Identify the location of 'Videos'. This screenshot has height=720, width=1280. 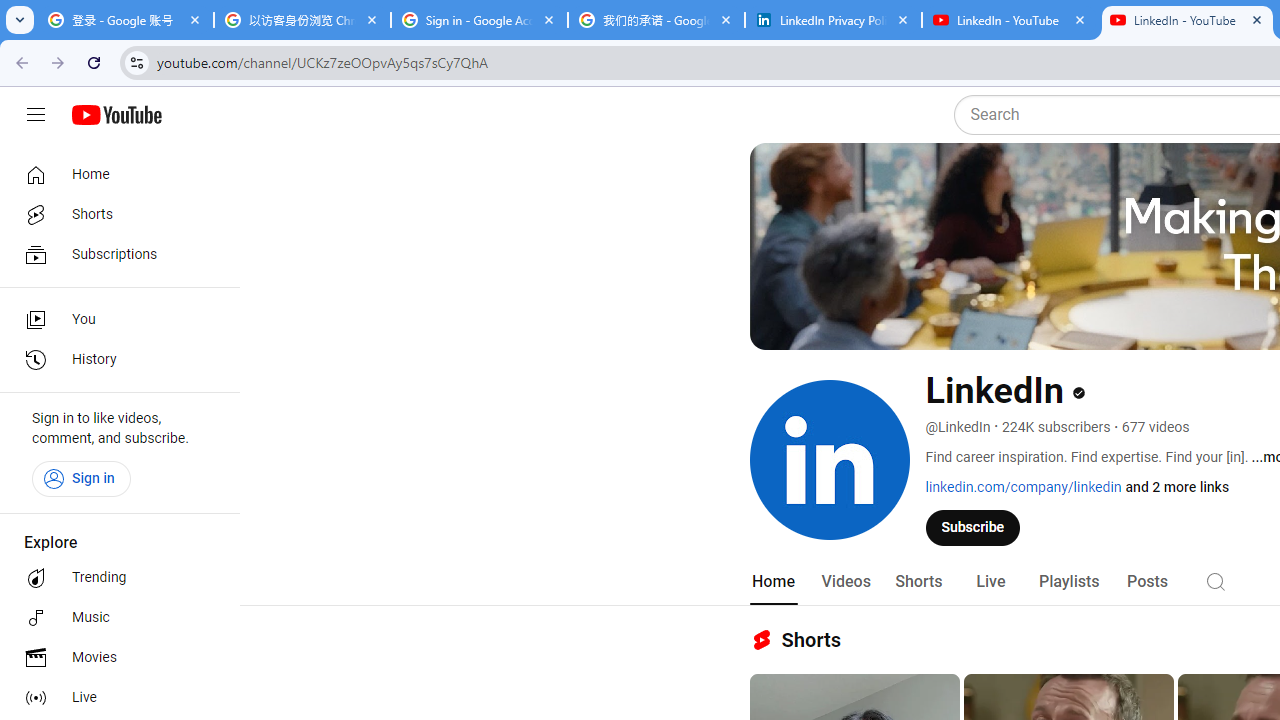
(845, 581).